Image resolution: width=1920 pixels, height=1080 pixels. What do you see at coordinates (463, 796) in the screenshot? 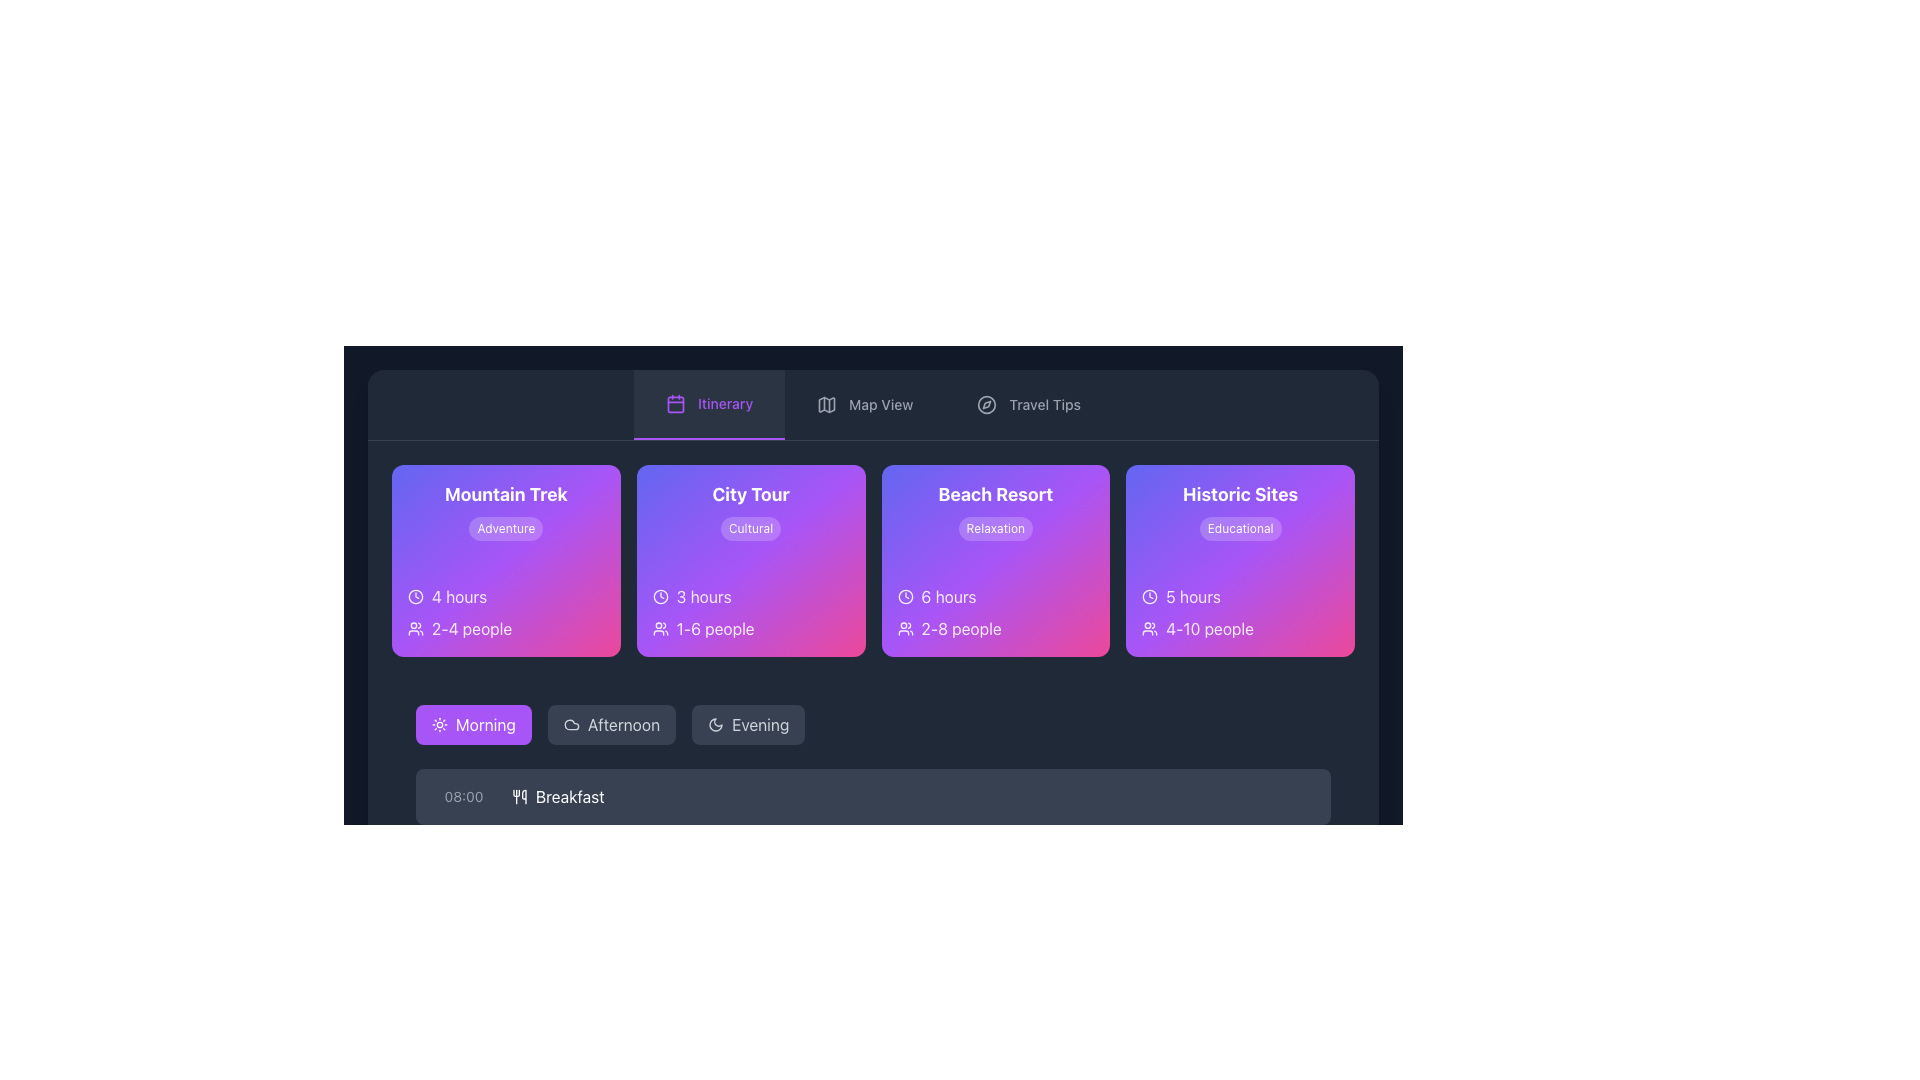
I see `the static text label indicating the time associated with the 'Breakfast' activity in the schedule` at bounding box center [463, 796].